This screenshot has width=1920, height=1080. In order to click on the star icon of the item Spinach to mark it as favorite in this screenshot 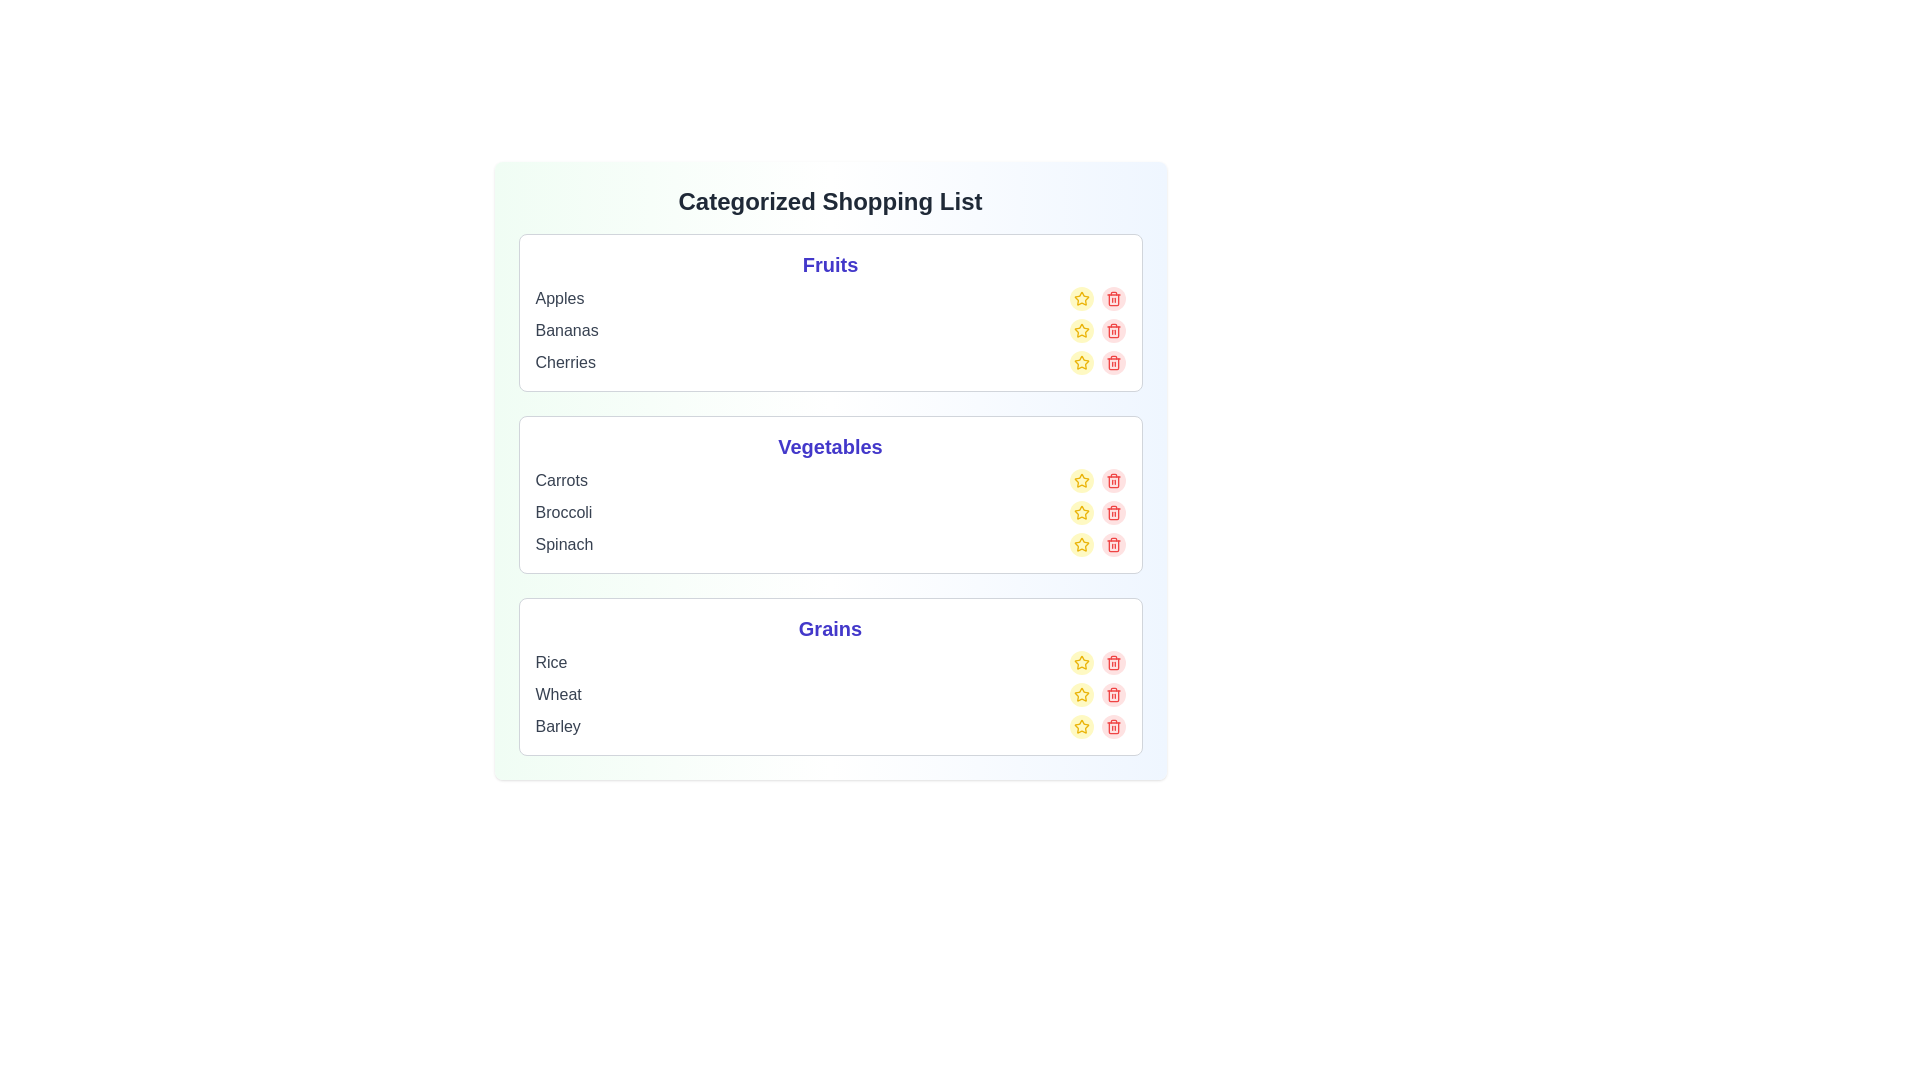, I will do `click(1080, 544)`.